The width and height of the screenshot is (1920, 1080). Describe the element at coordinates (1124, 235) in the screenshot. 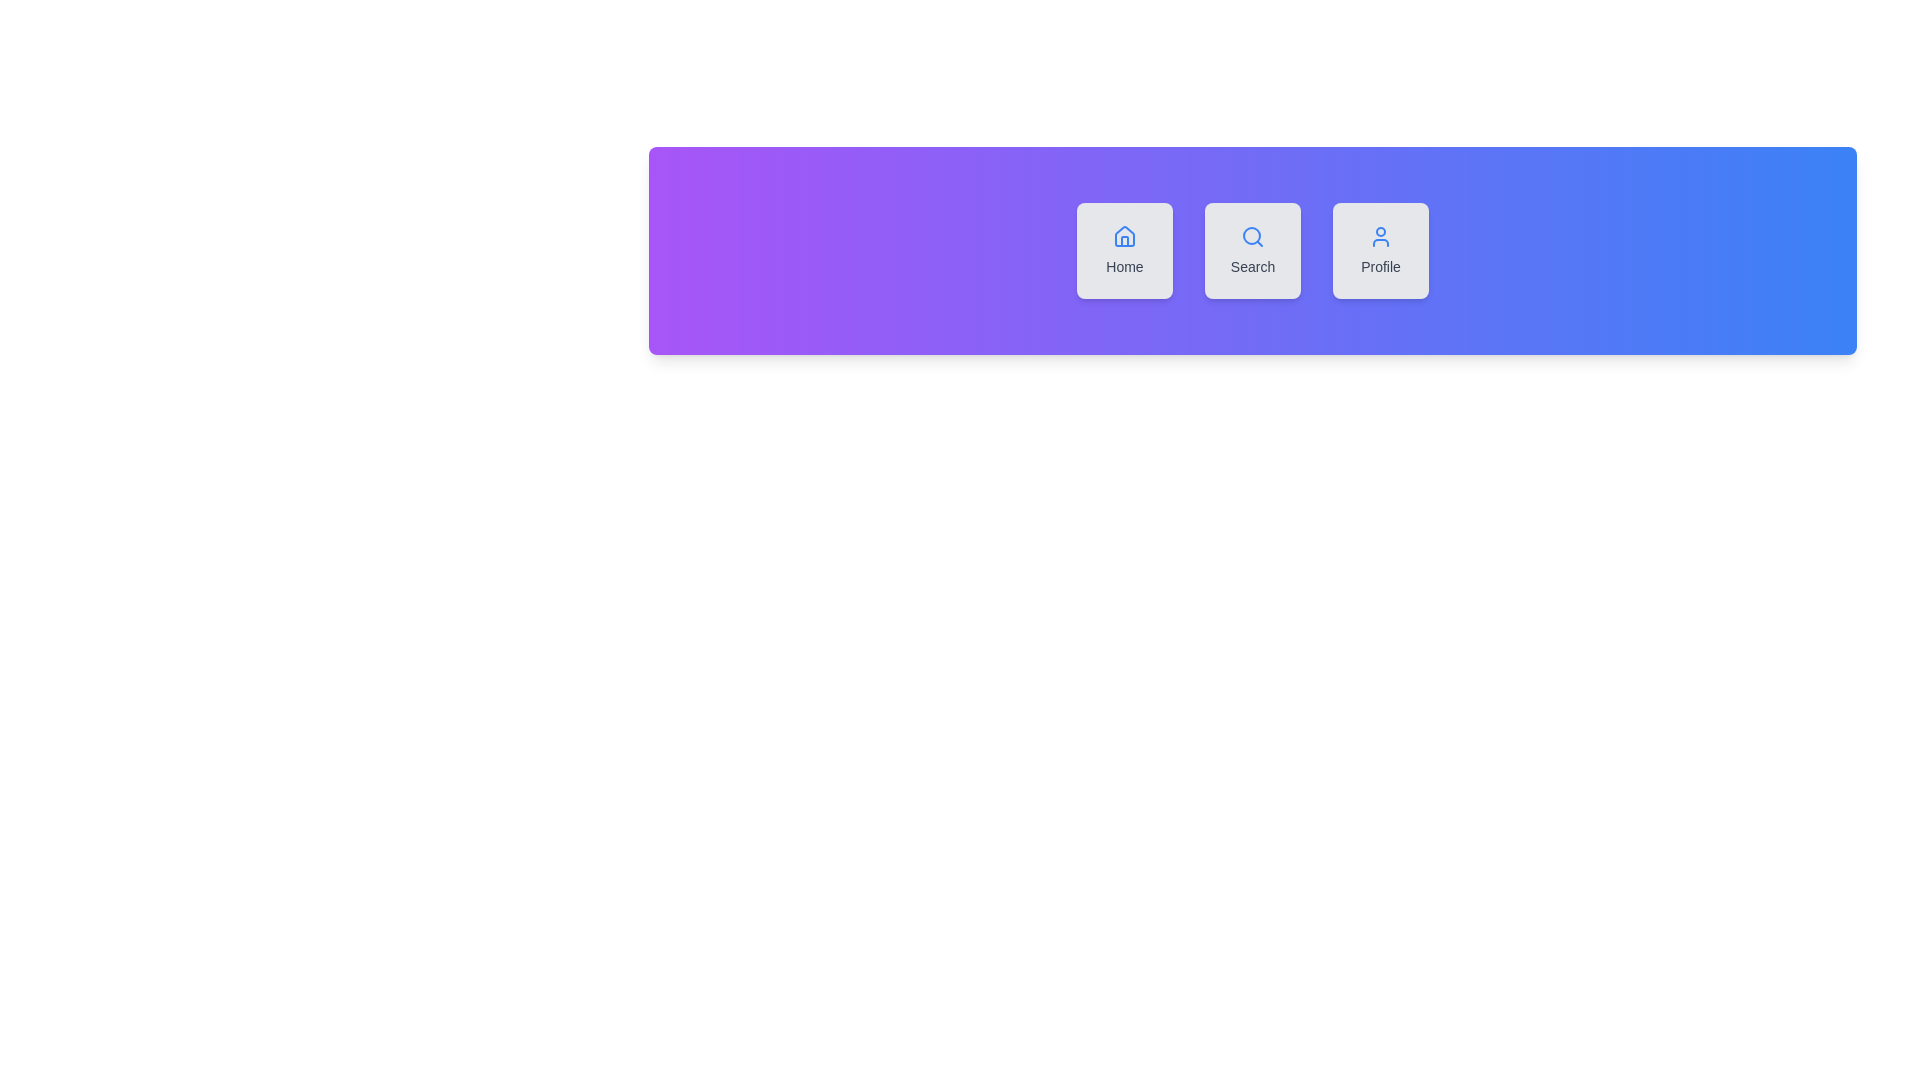

I see `the 'Home' icon located at the top center of the first card in a row of three, which is visually represented for intuitive navigation` at that location.